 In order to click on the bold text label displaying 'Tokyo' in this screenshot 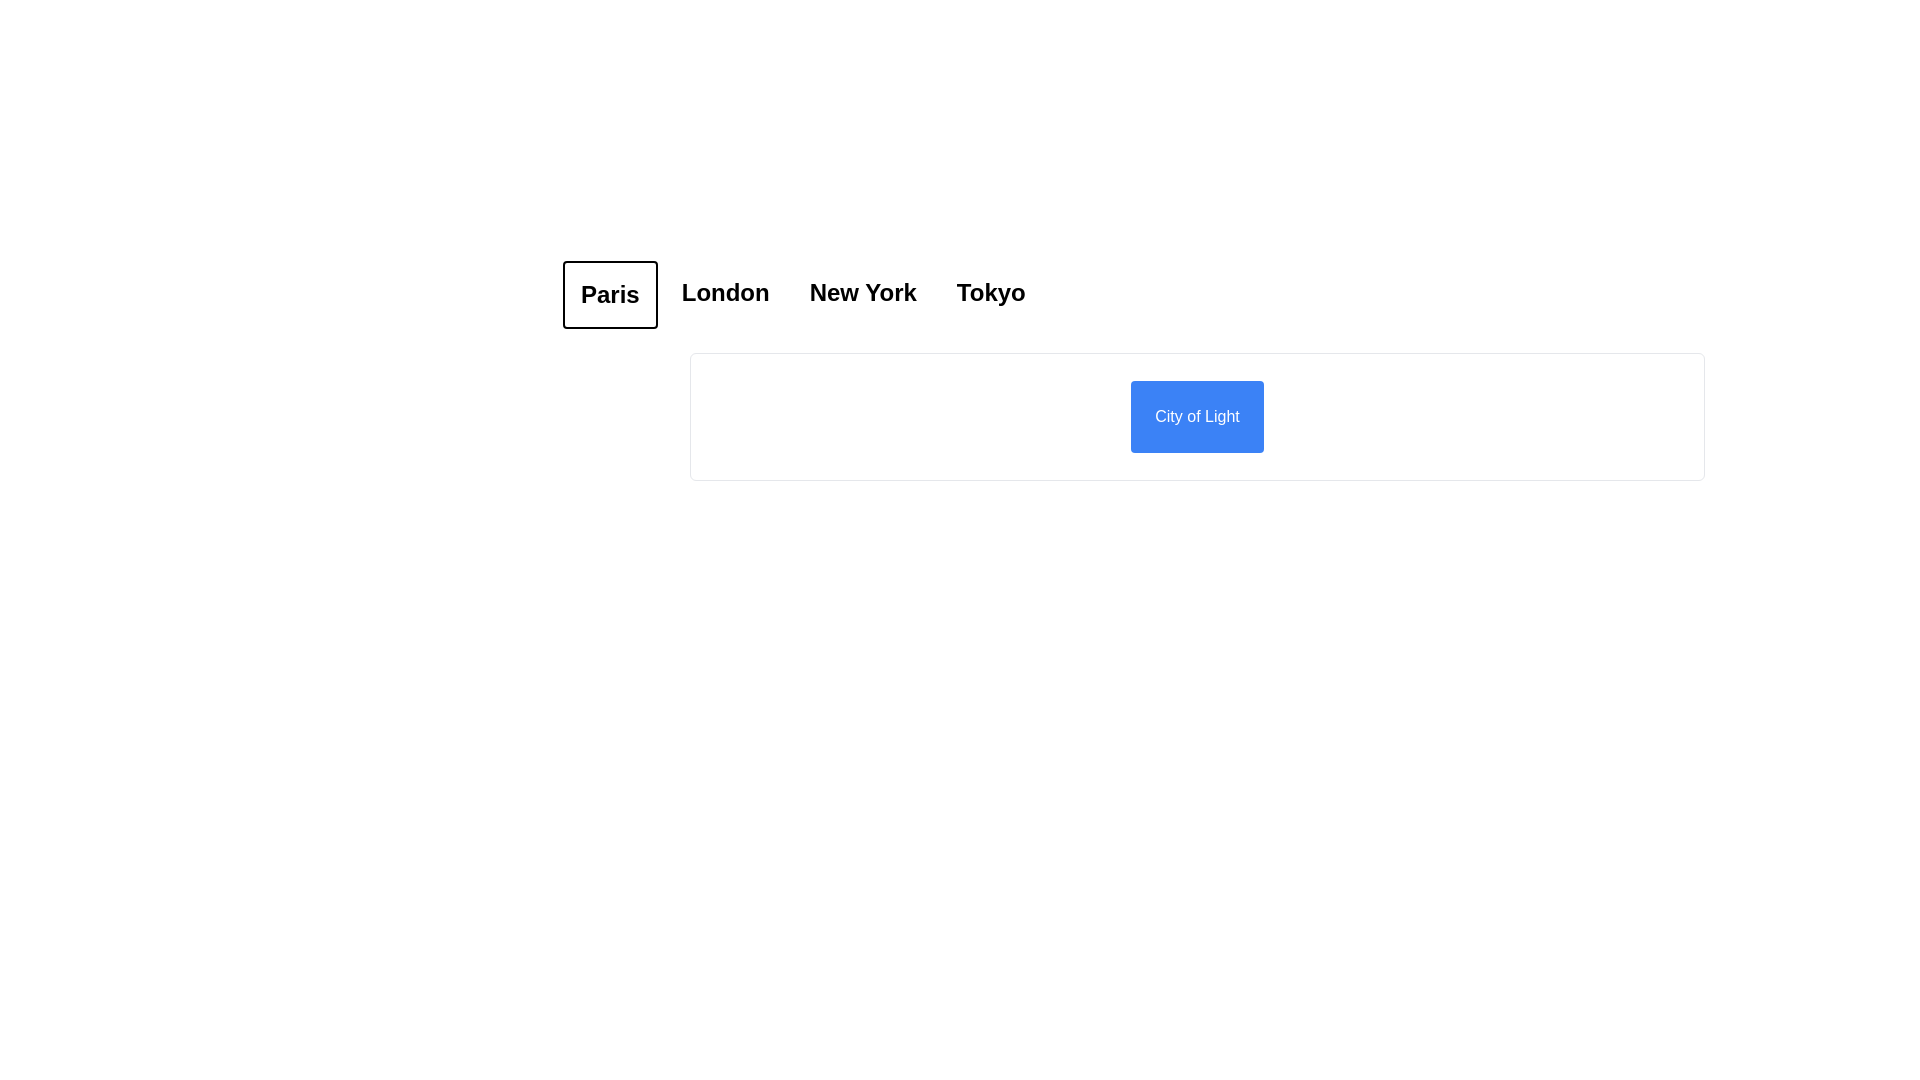, I will do `click(991, 294)`.